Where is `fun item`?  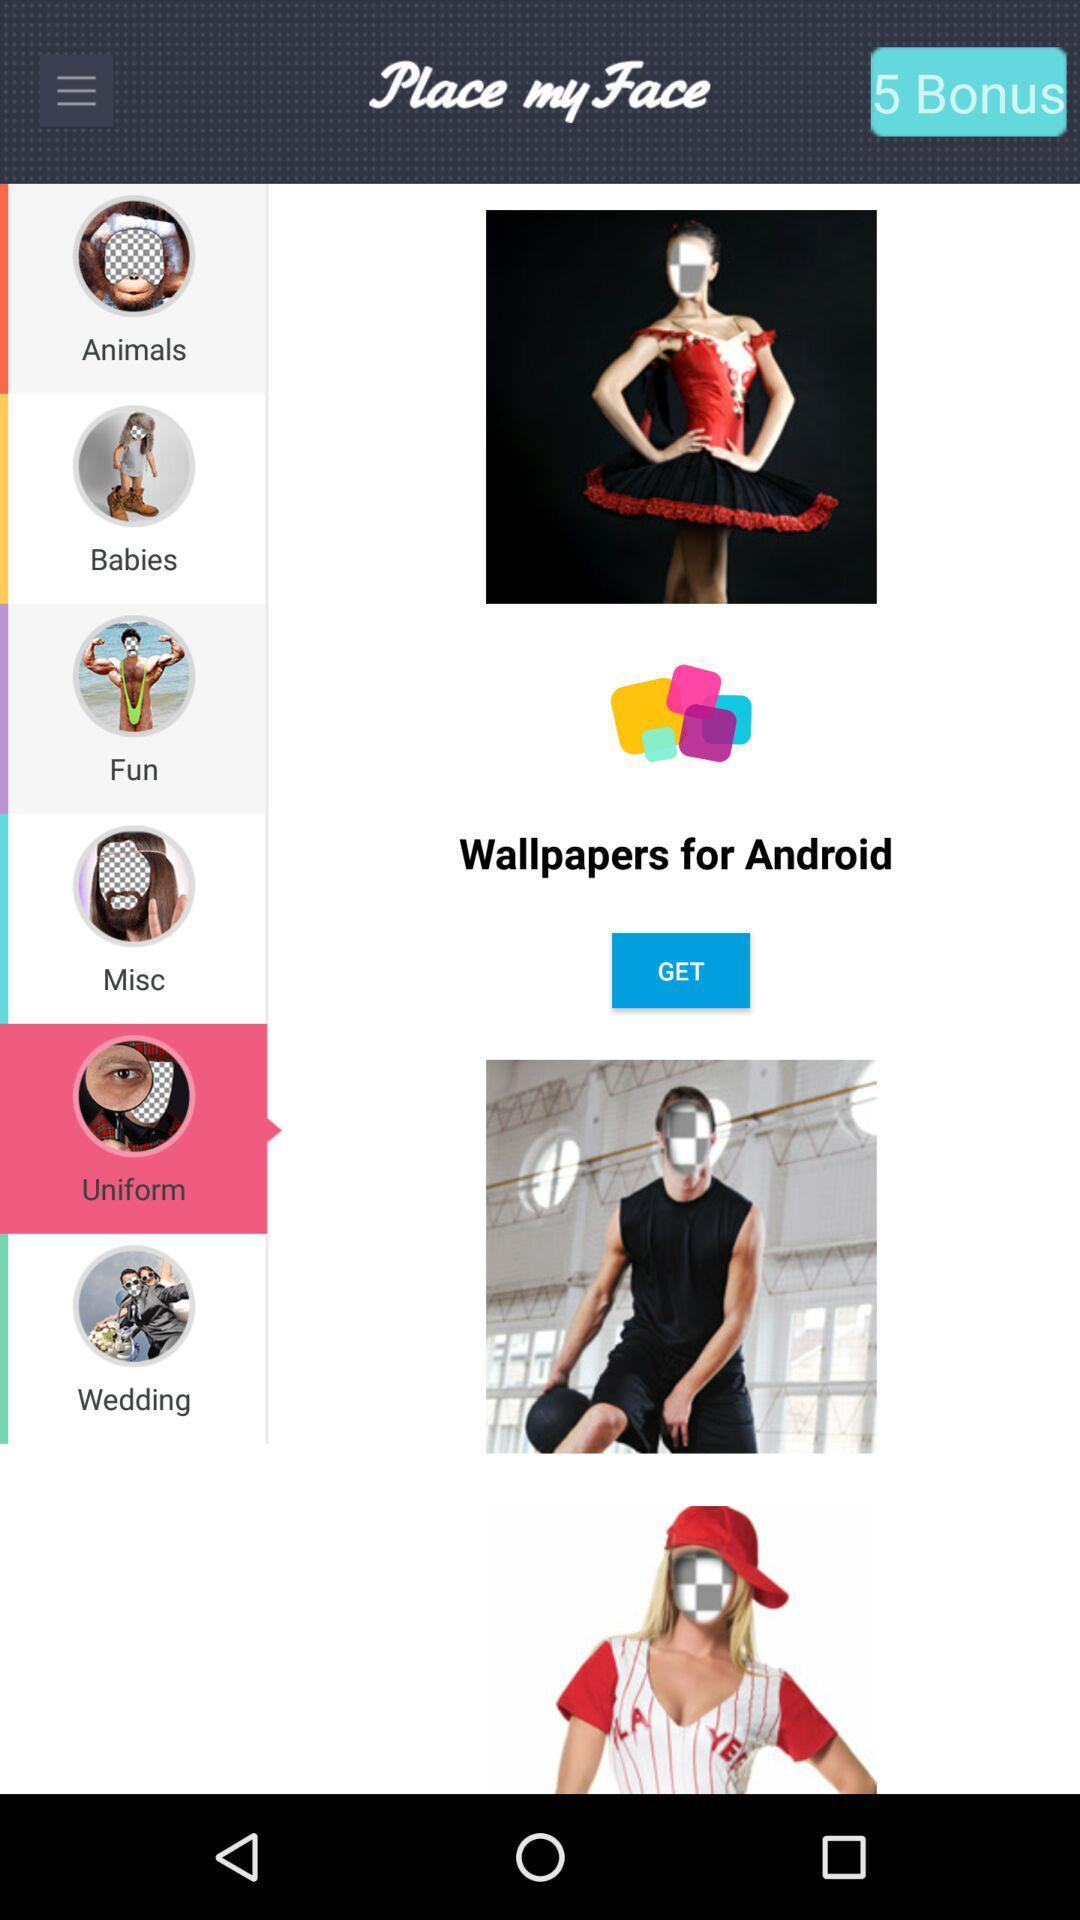
fun item is located at coordinates (134, 767).